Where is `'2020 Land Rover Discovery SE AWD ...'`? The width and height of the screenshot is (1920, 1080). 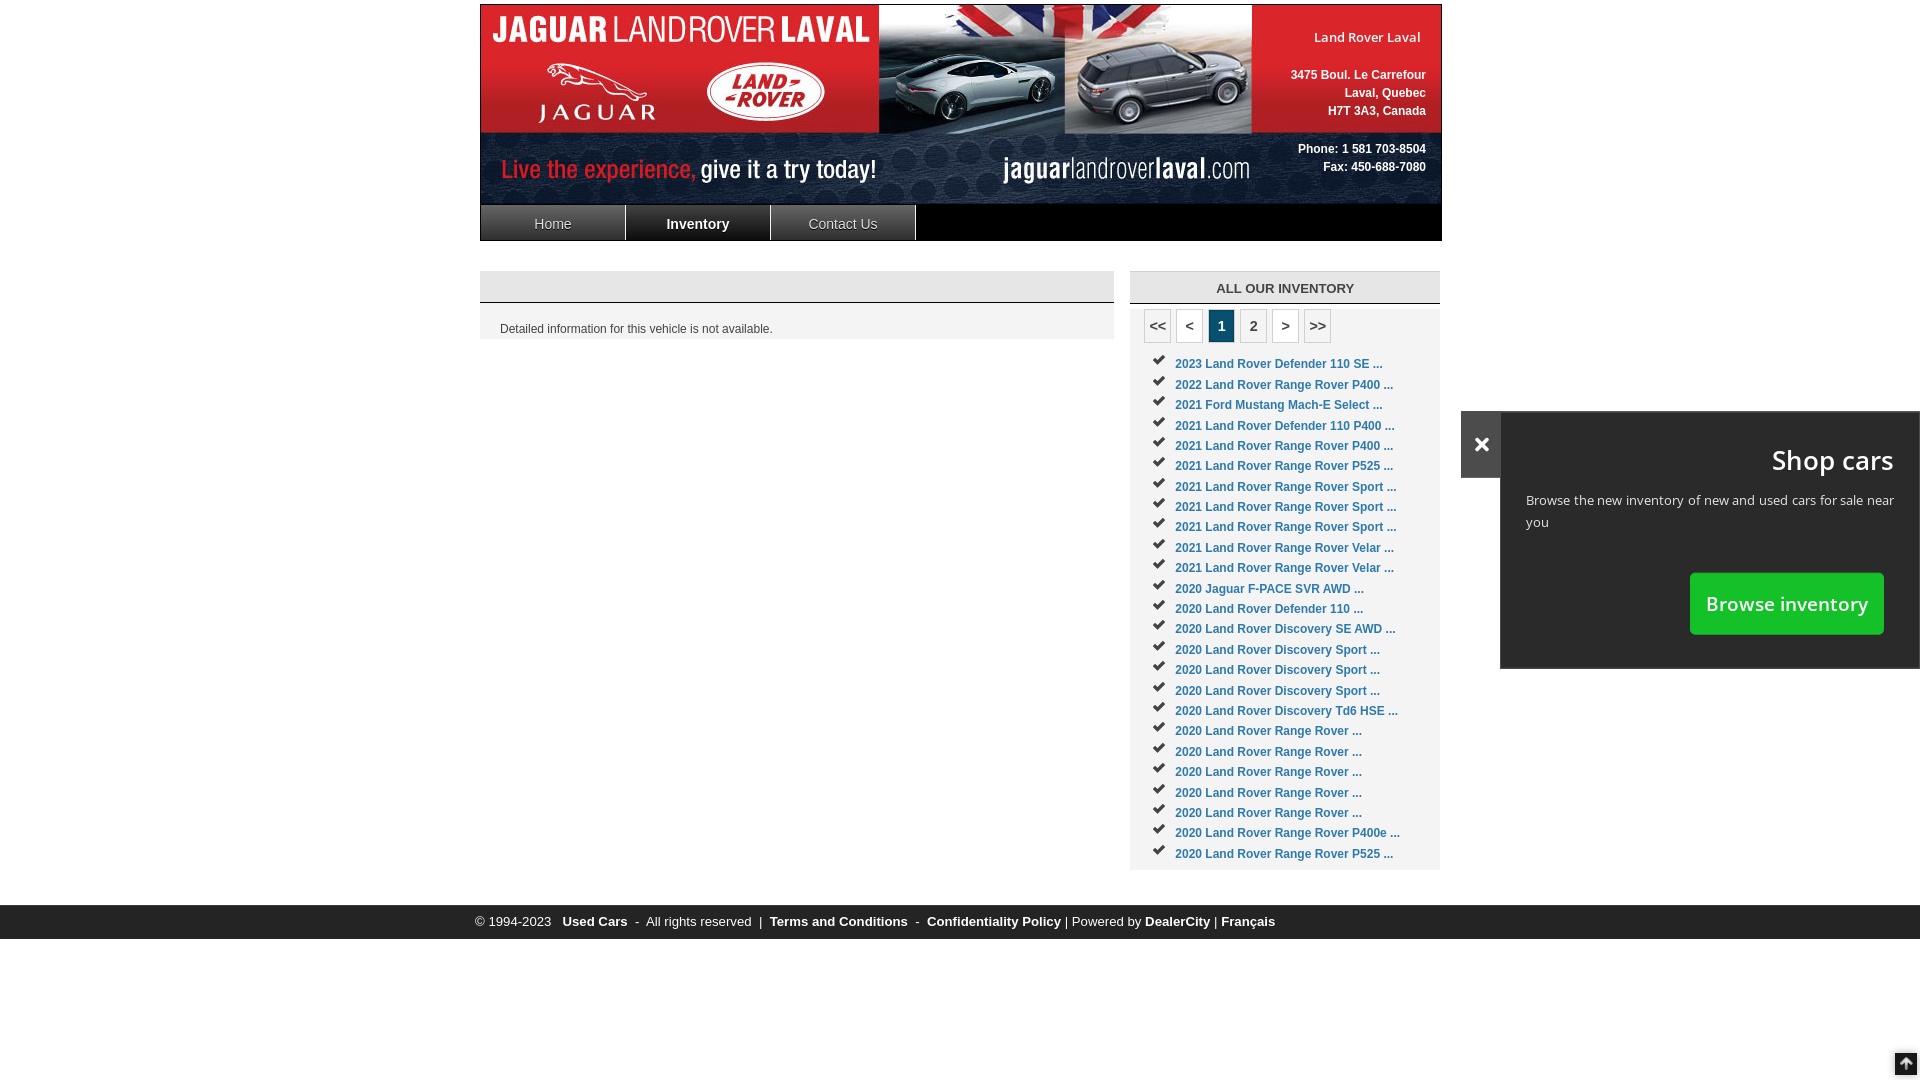
'2020 Land Rover Discovery SE AWD ...' is located at coordinates (1285, 627).